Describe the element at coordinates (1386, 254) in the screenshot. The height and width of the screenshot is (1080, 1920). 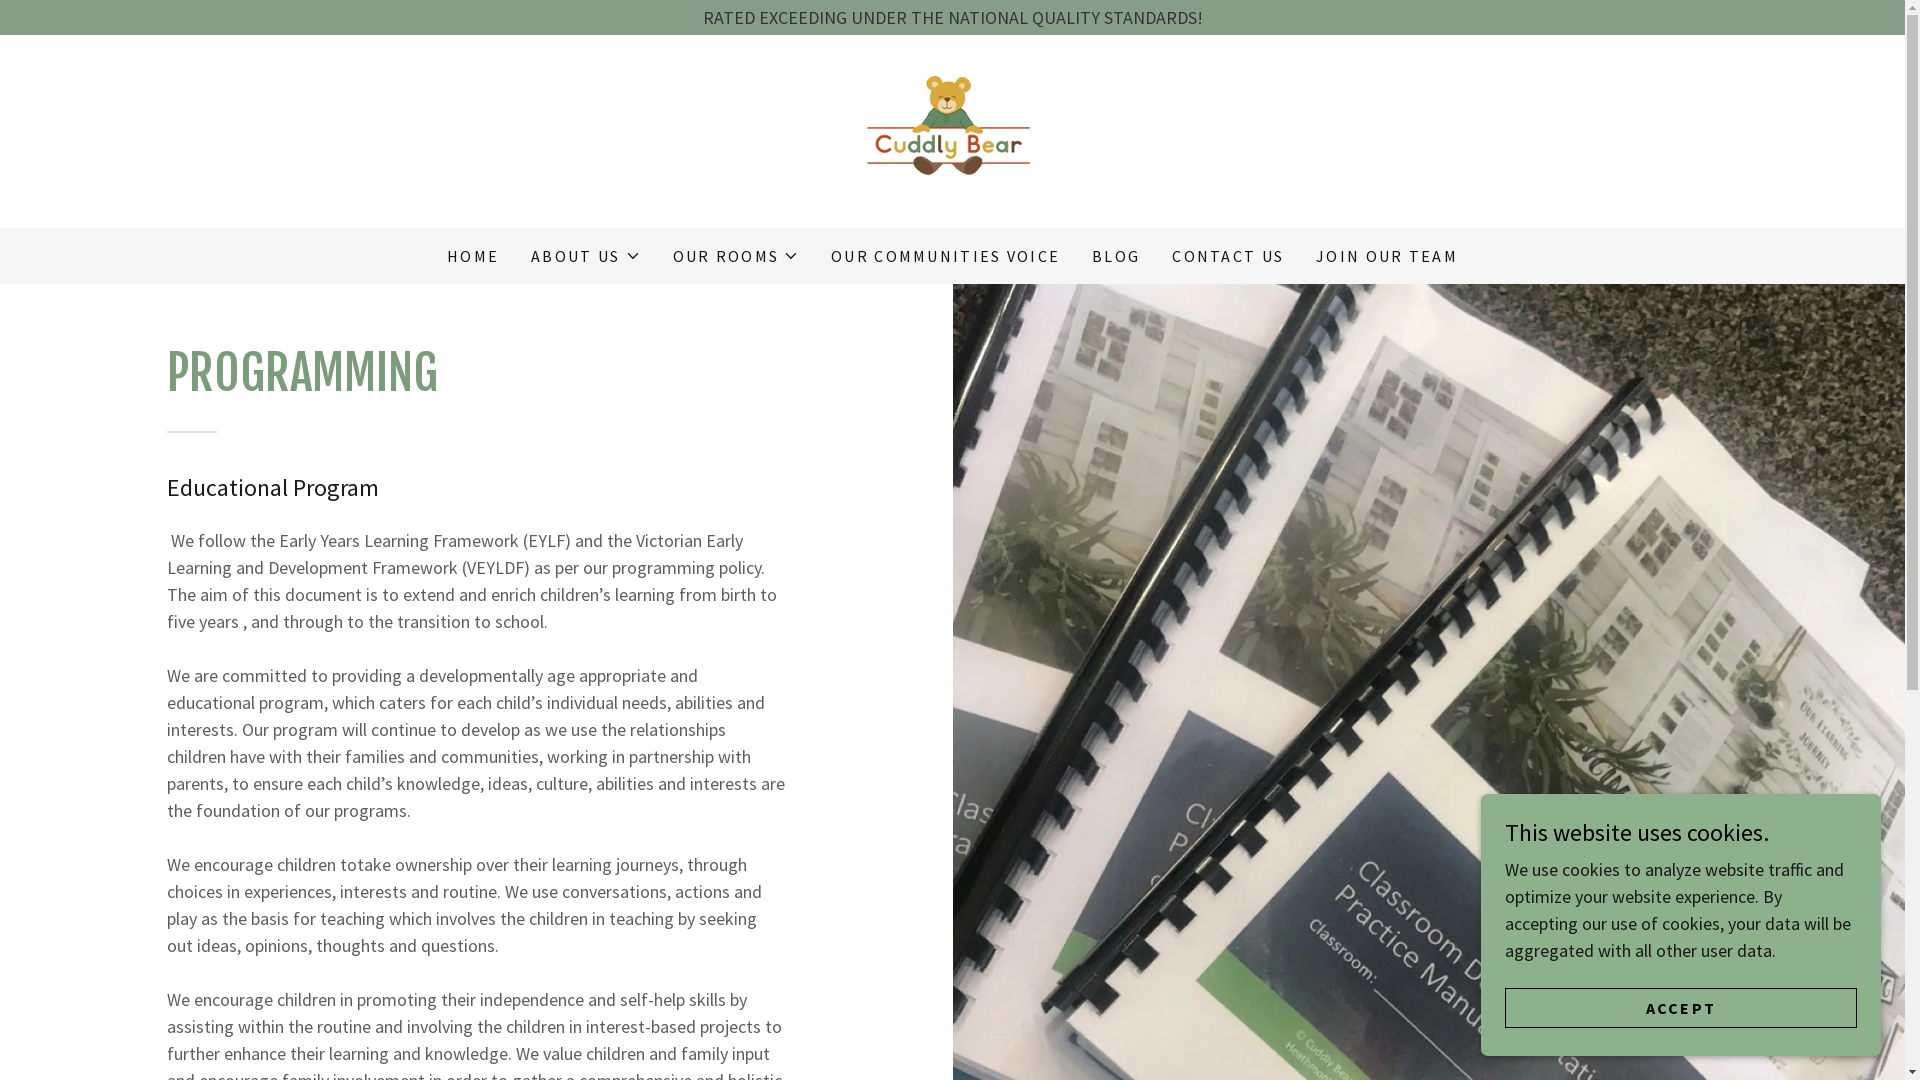
I see `'JOIN OUR TEAM'` at that location.